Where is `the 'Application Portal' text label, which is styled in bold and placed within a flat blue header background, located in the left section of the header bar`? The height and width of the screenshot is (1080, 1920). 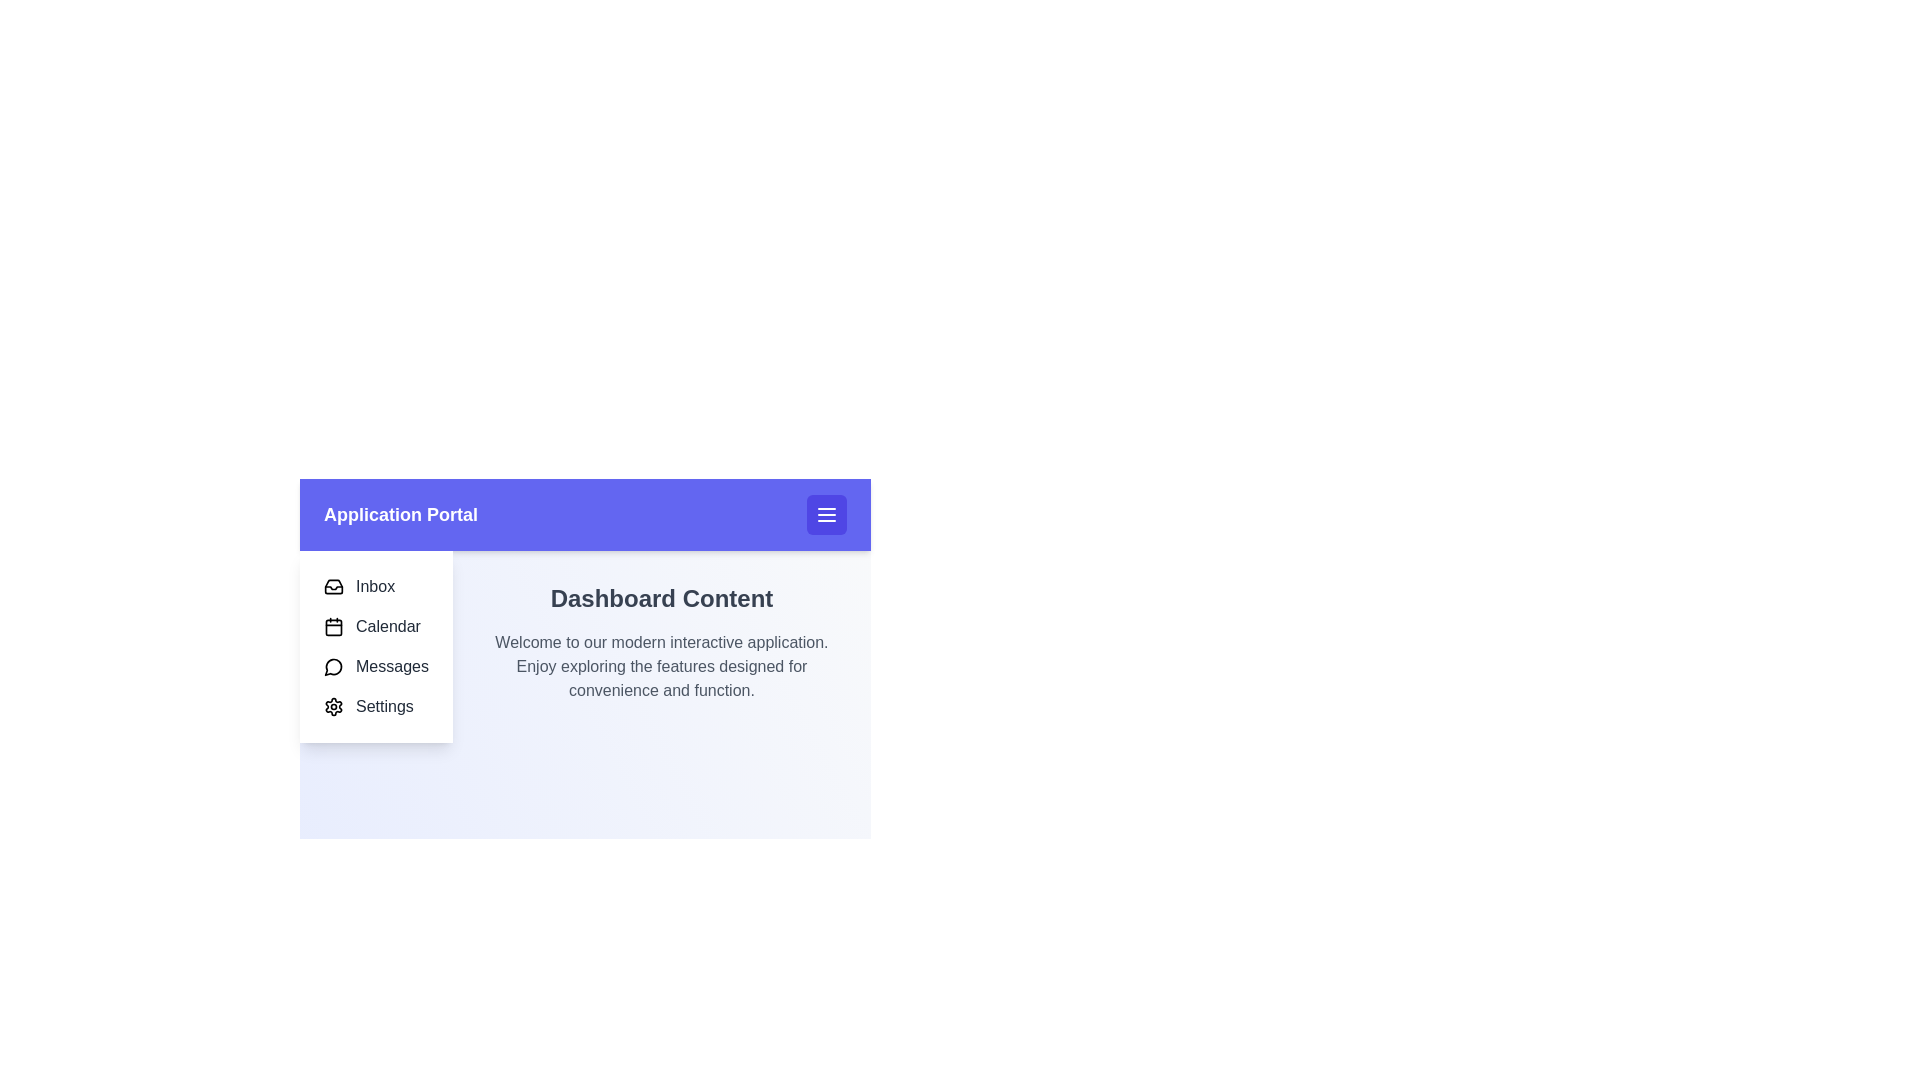
the 'Application Portal' text label, which is styled in bold and placed within a flat blue header background, located in the left section of the header bar is located at coordinates (400, 514).